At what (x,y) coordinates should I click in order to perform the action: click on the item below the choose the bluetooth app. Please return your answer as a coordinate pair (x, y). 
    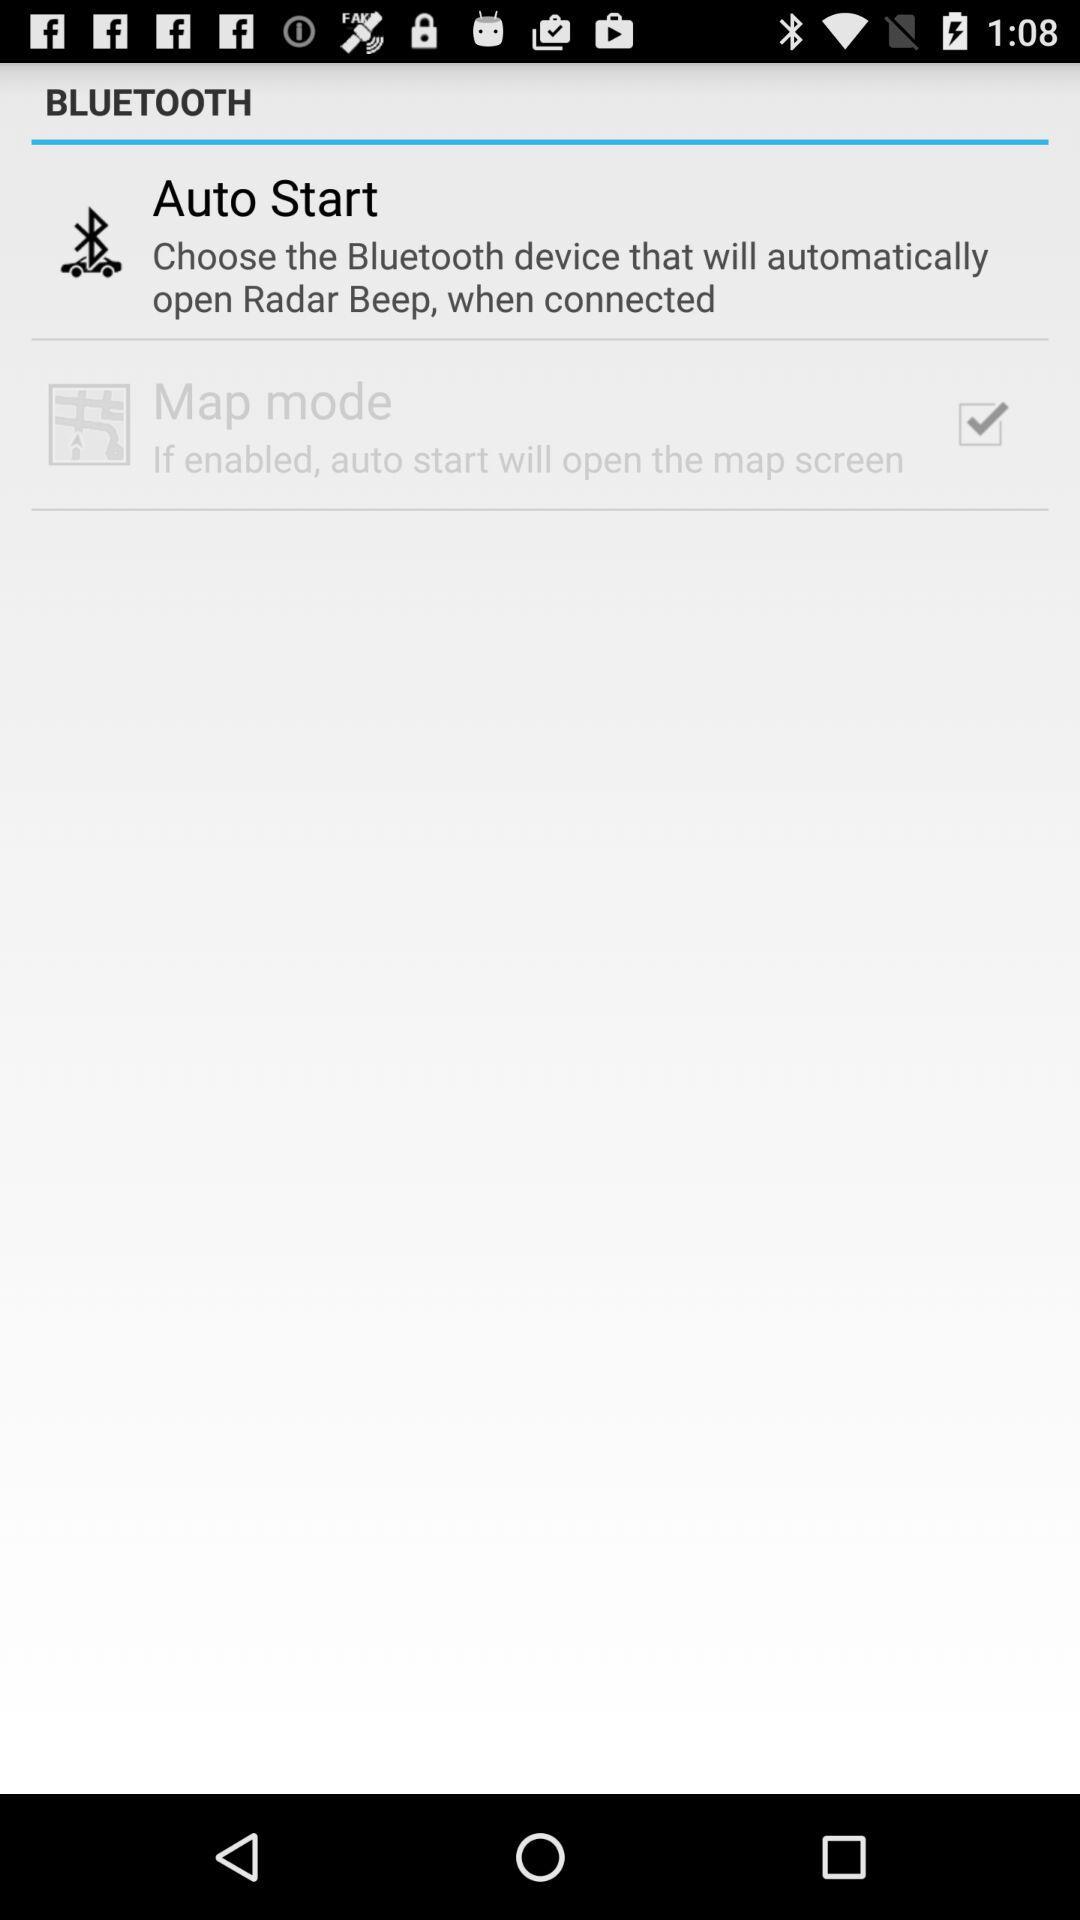
    Looking at the image, I should click on (979, 423).